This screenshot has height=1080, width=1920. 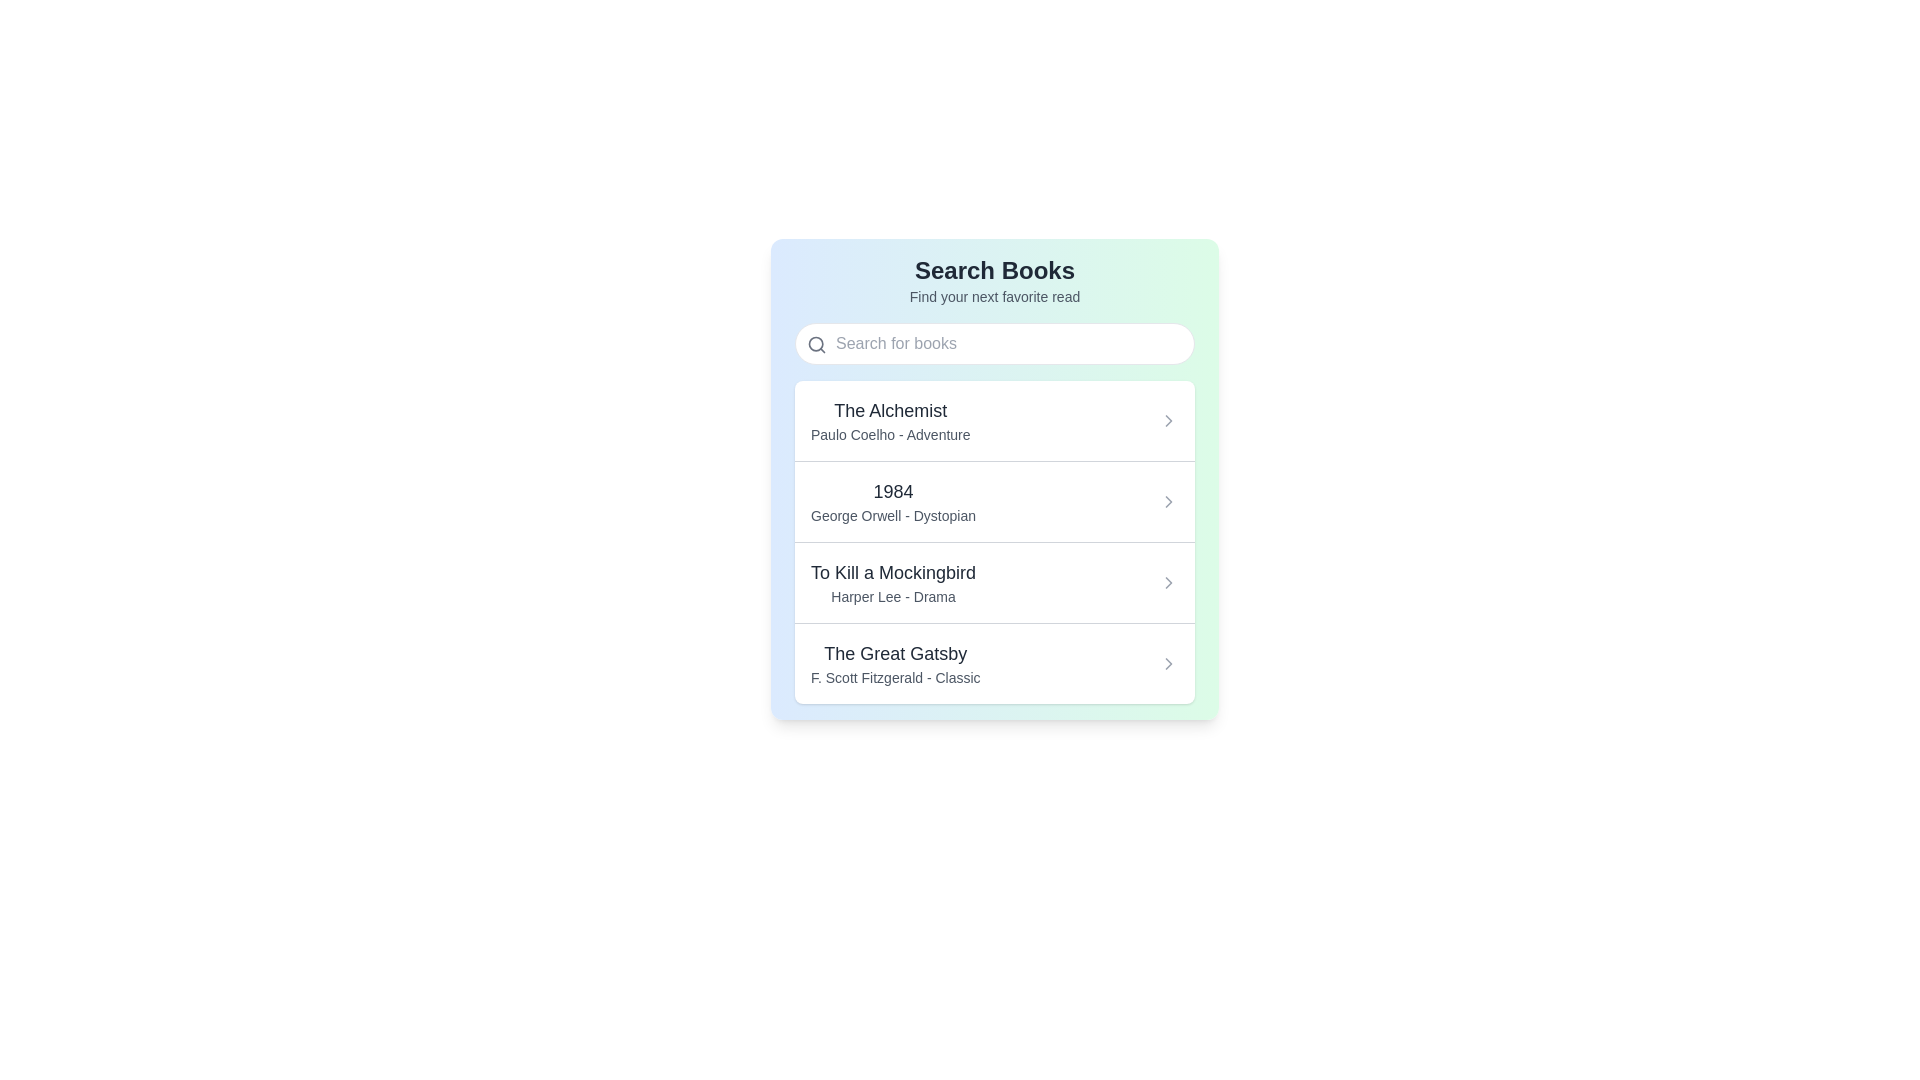 What do you see at coordinates (894, 654) in the screenshot?
I see `the text label displaying 'The Great Gatsby' in large, bold, dark gray font, which is the title in the fourth entry of a book list` at bounding box center [894, 654].